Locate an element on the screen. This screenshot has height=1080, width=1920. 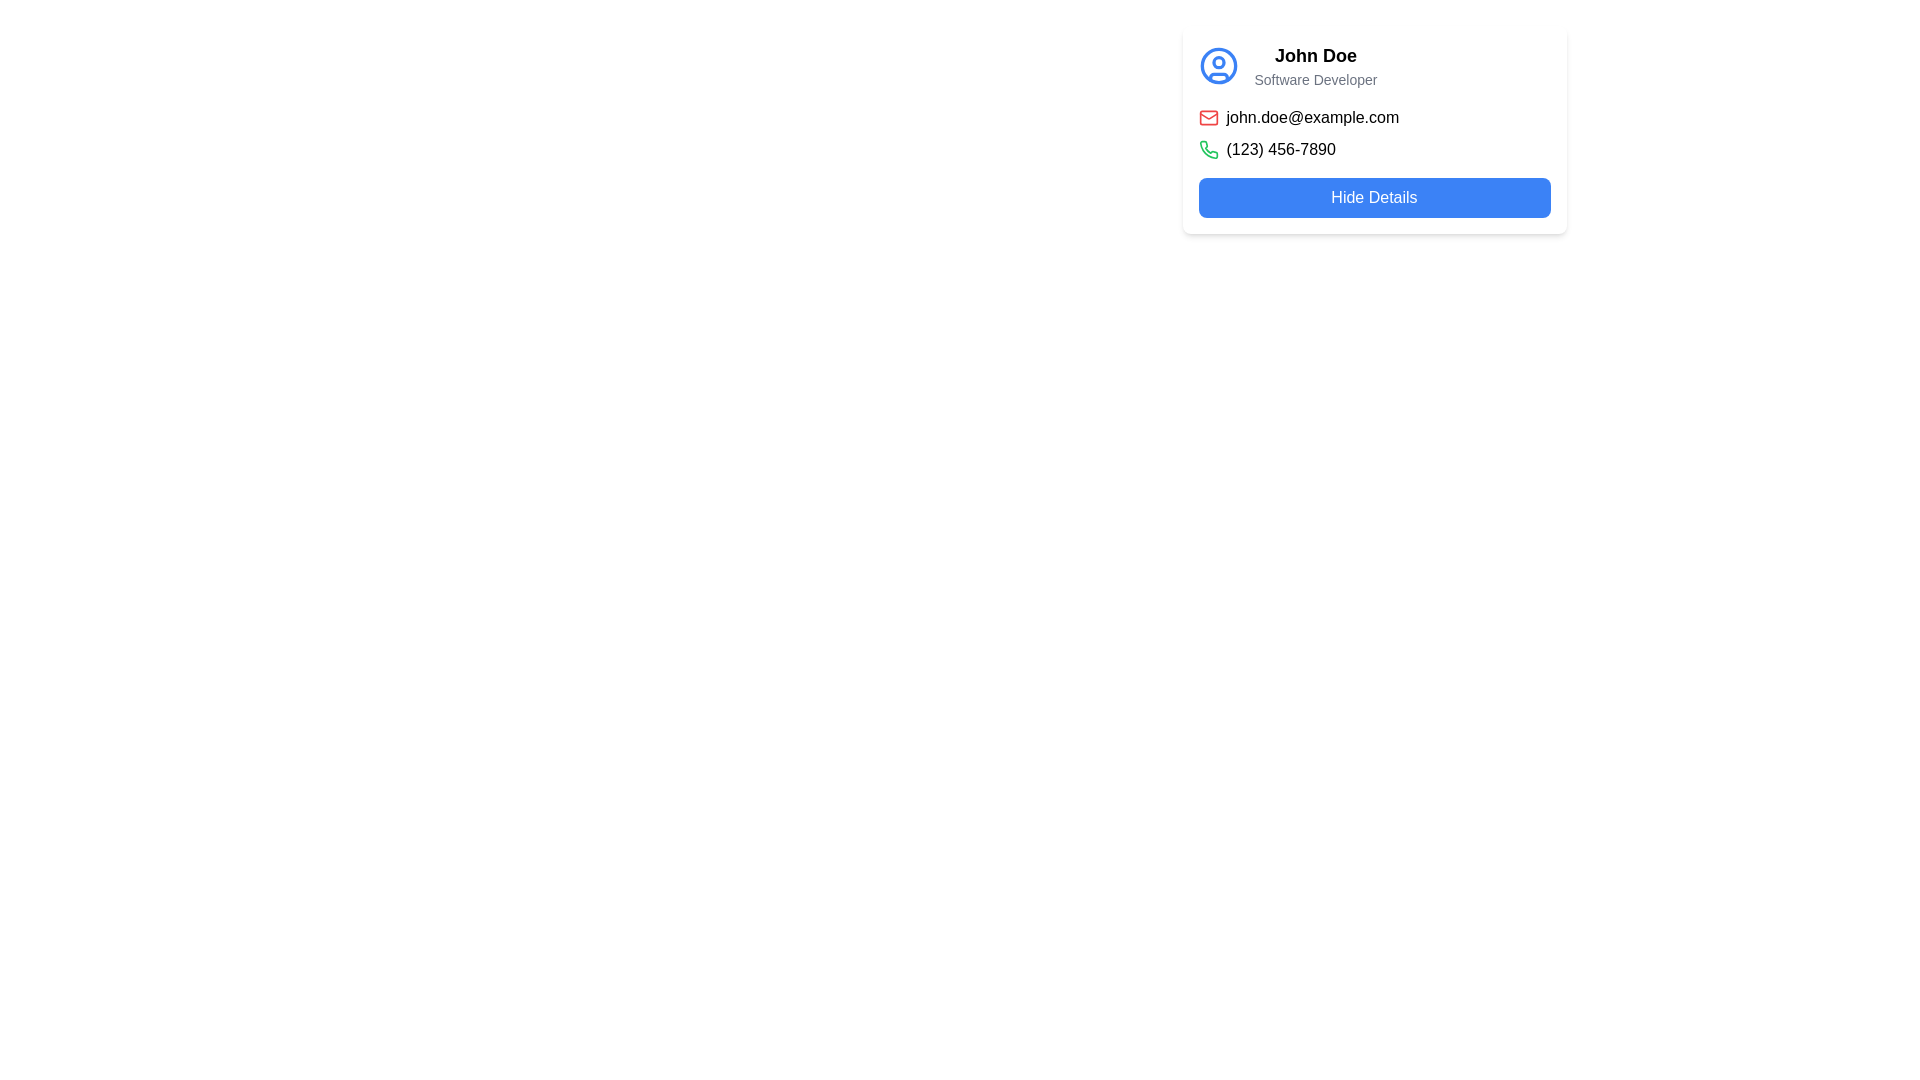
the text label displaying the user's name and job title, which is positioned centrally within a horizontal layout and immediately to the right of a circular user icon is located at coordinates (1315, 64).